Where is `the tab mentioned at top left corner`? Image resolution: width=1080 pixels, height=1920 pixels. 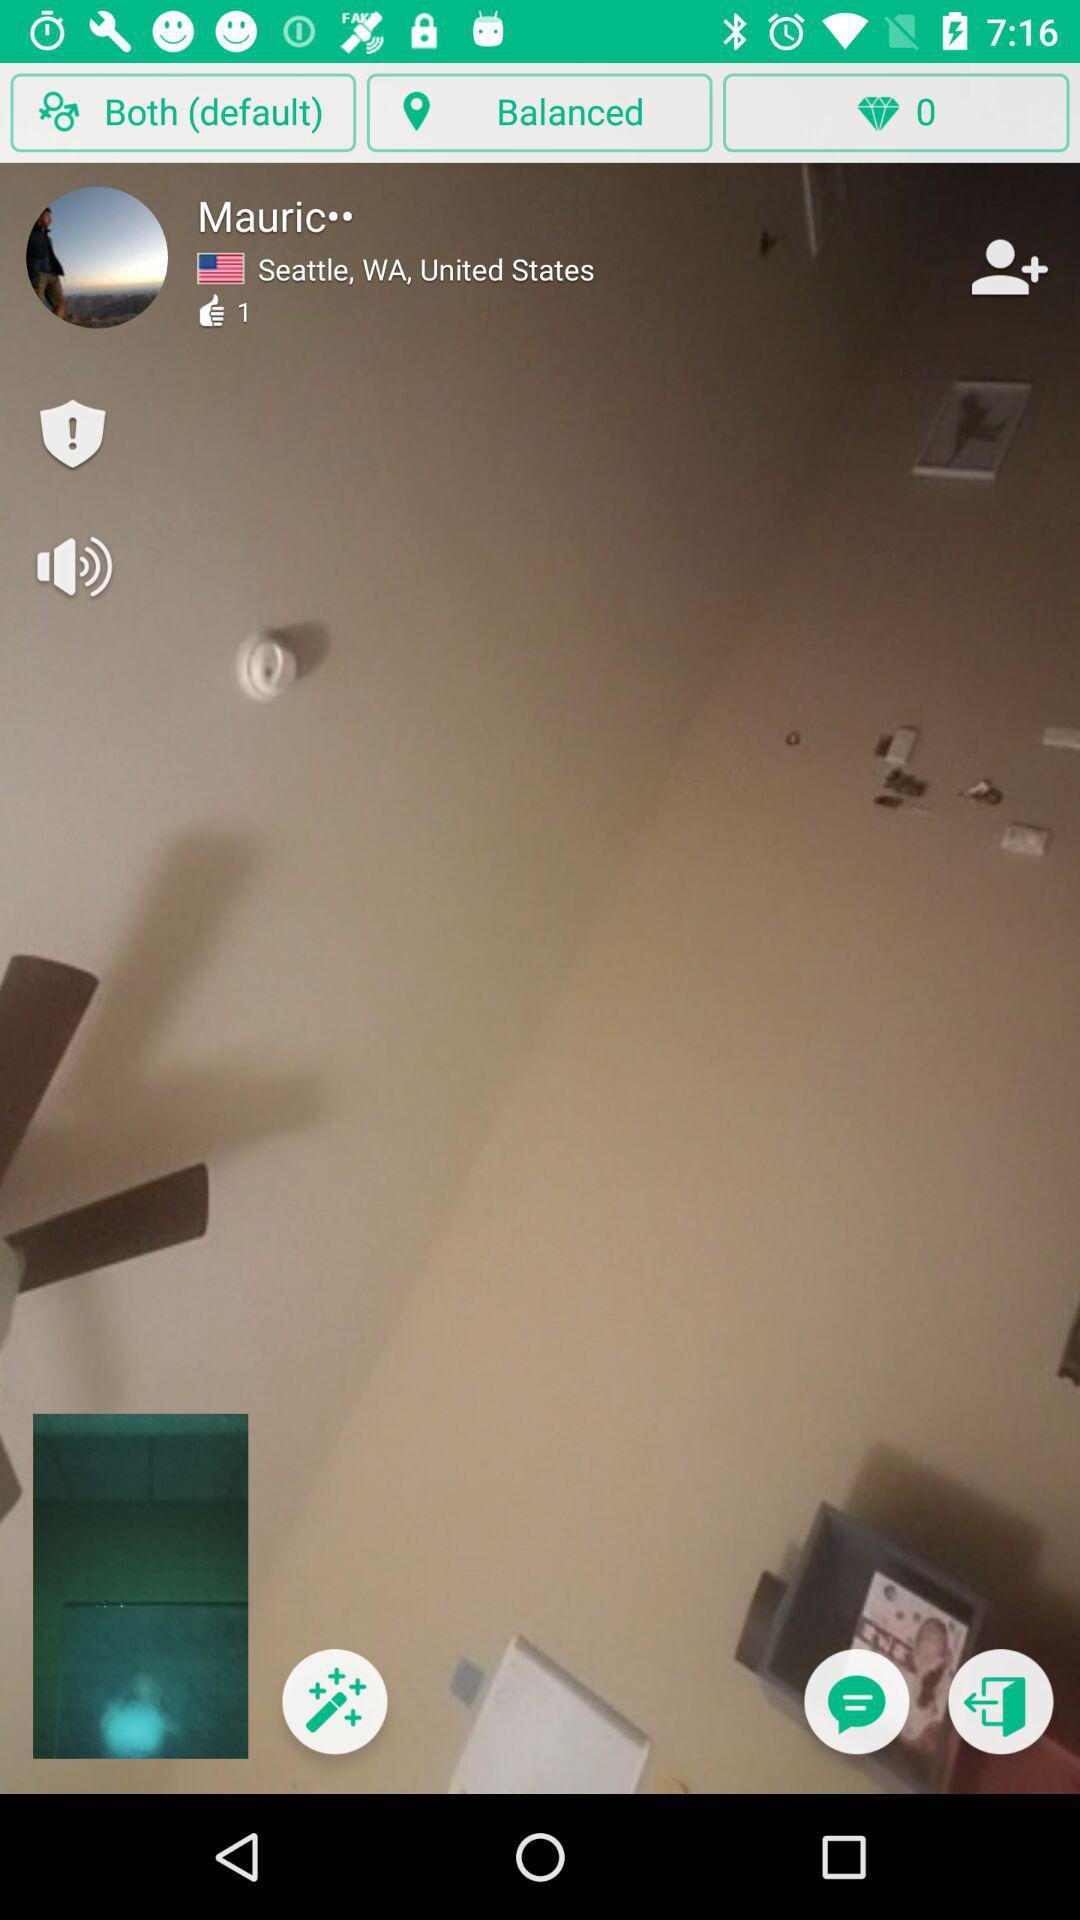
the tab mentioned at top left corner is located at coordinates (183, 112).